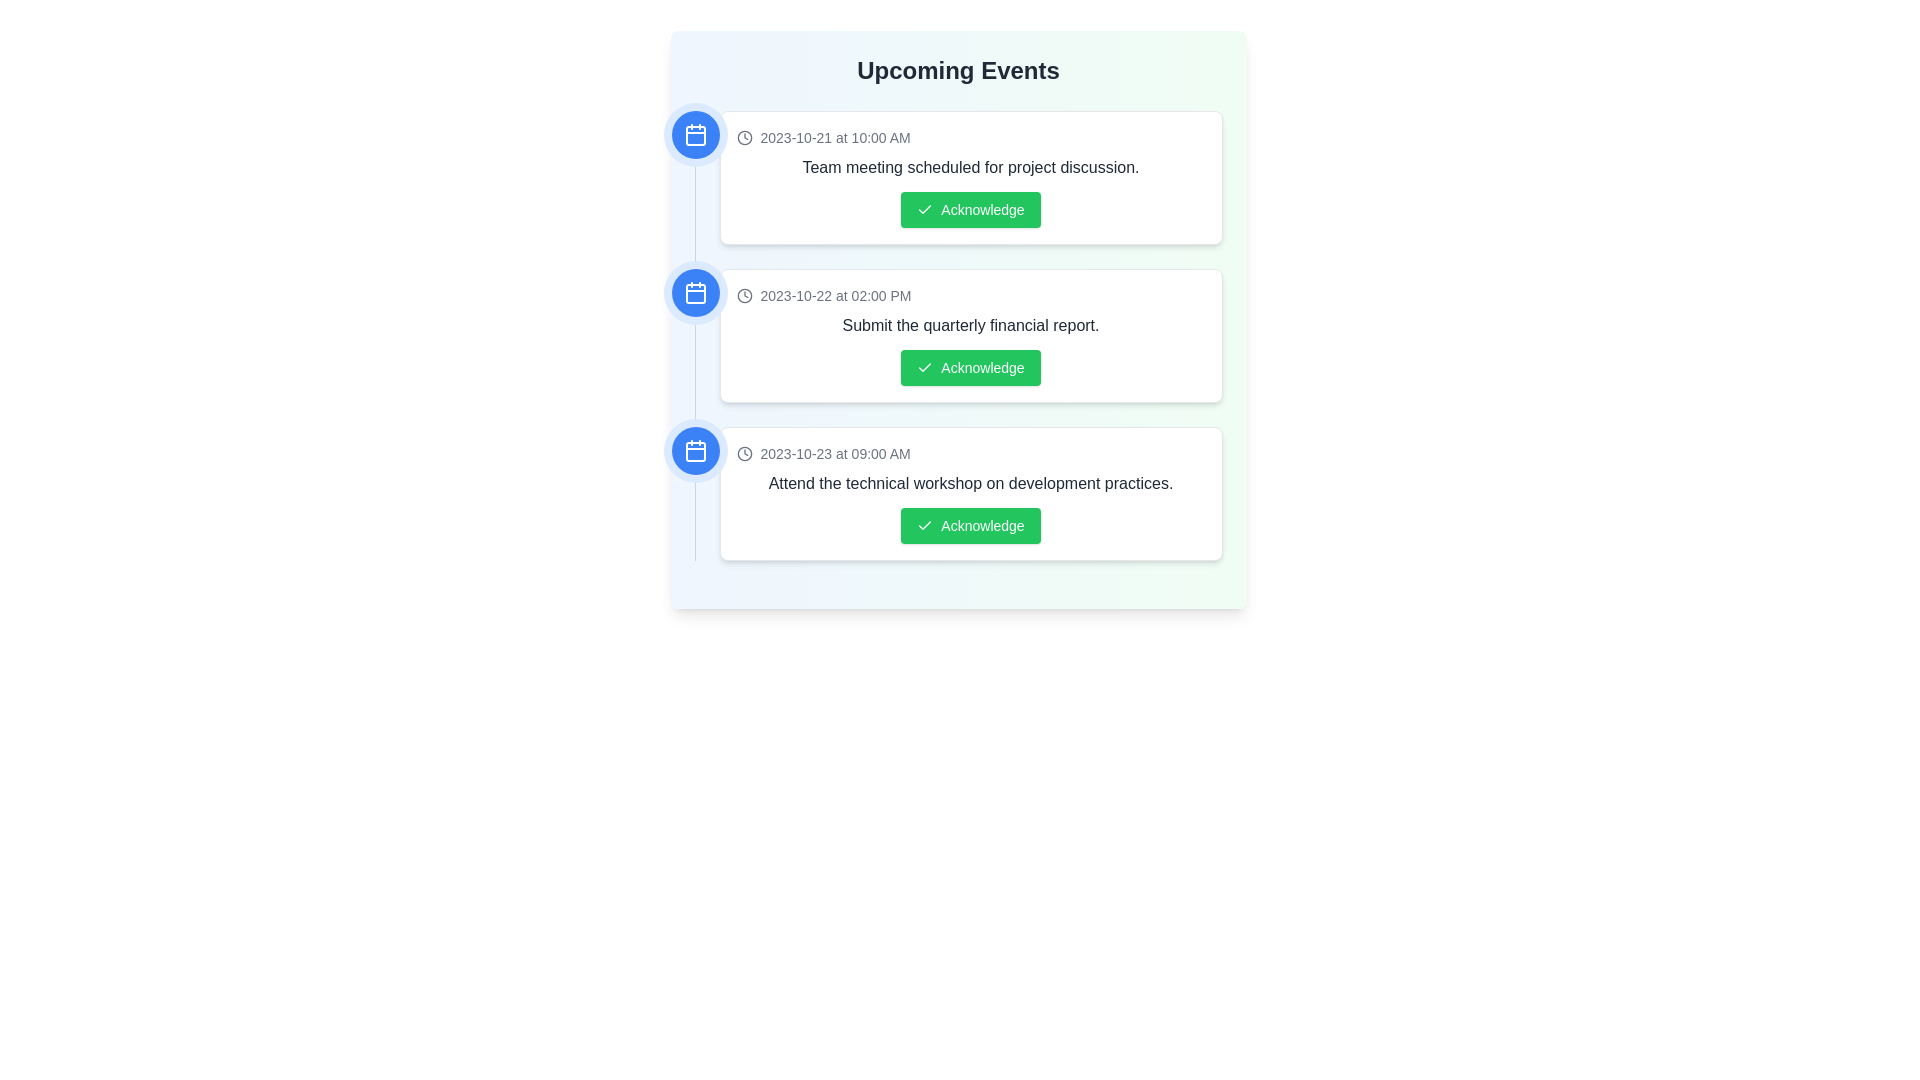 The image size is (1920, 1080). Describe the element at coordinates (970, 209) in the screenshot. I see `the 'Acknowledge' button for the event '2023-10-21 at 10:00 AM'` at that location.